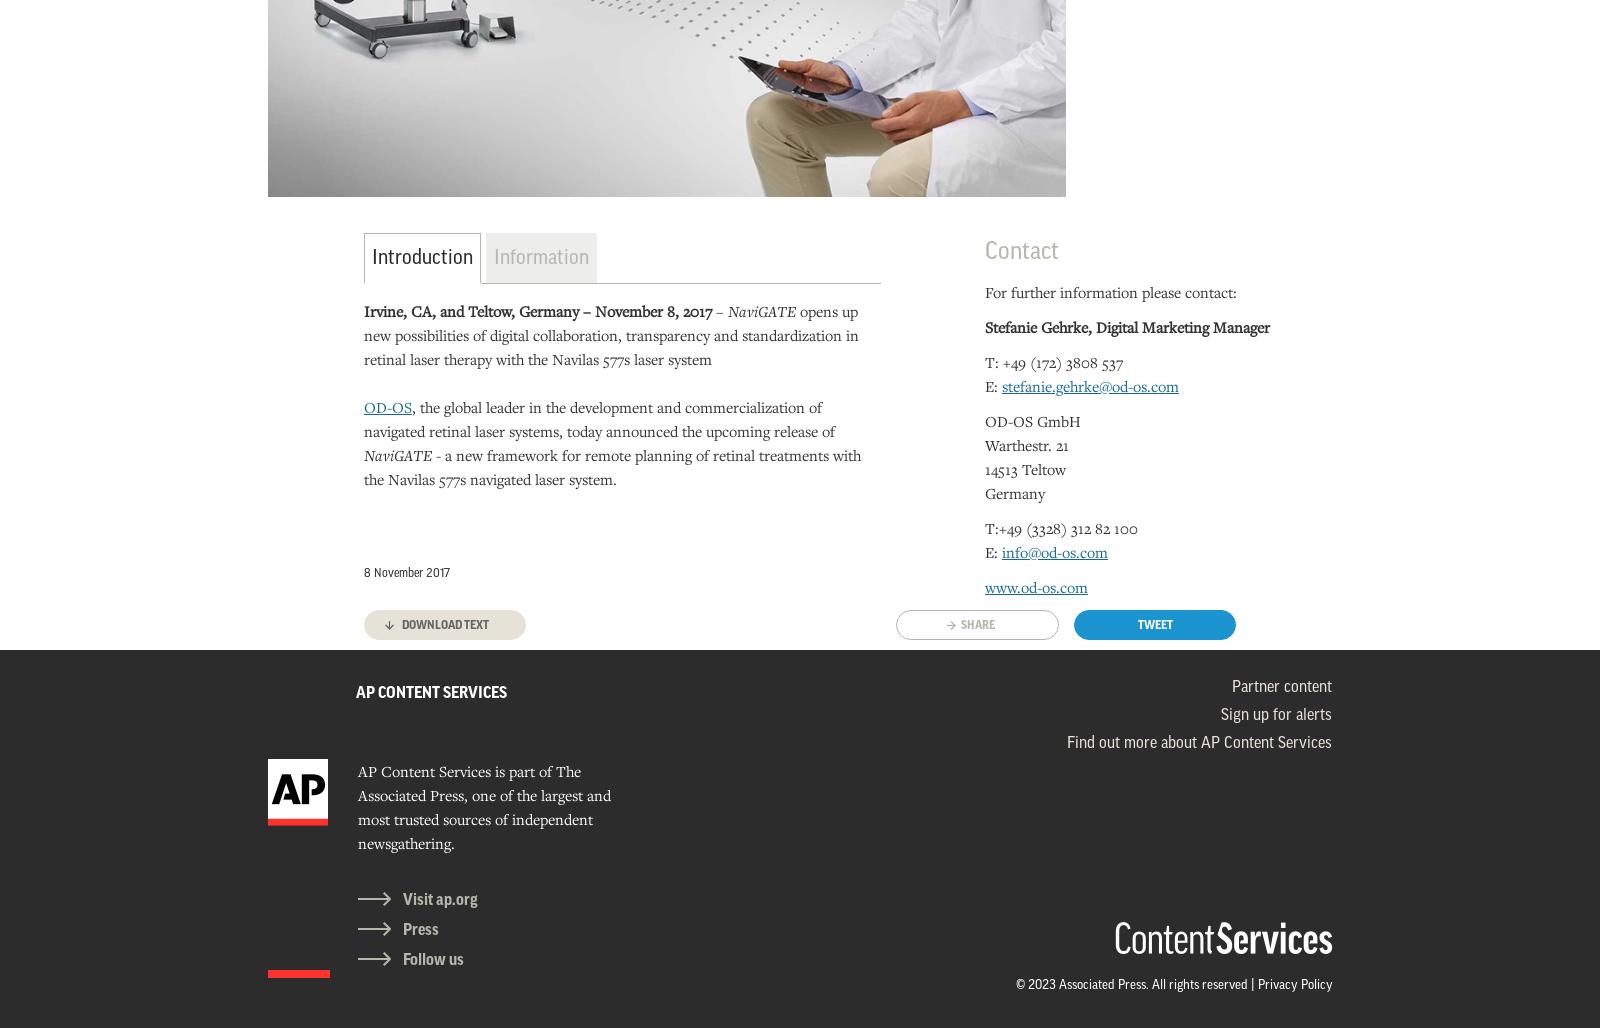  What do you see at coordinates (611, 464) in the screenshot?
I see `'- a new framework for remote planning of retinal treatments with the Navilas 577s navigated laser system.'` at bounding box center [611, 464].